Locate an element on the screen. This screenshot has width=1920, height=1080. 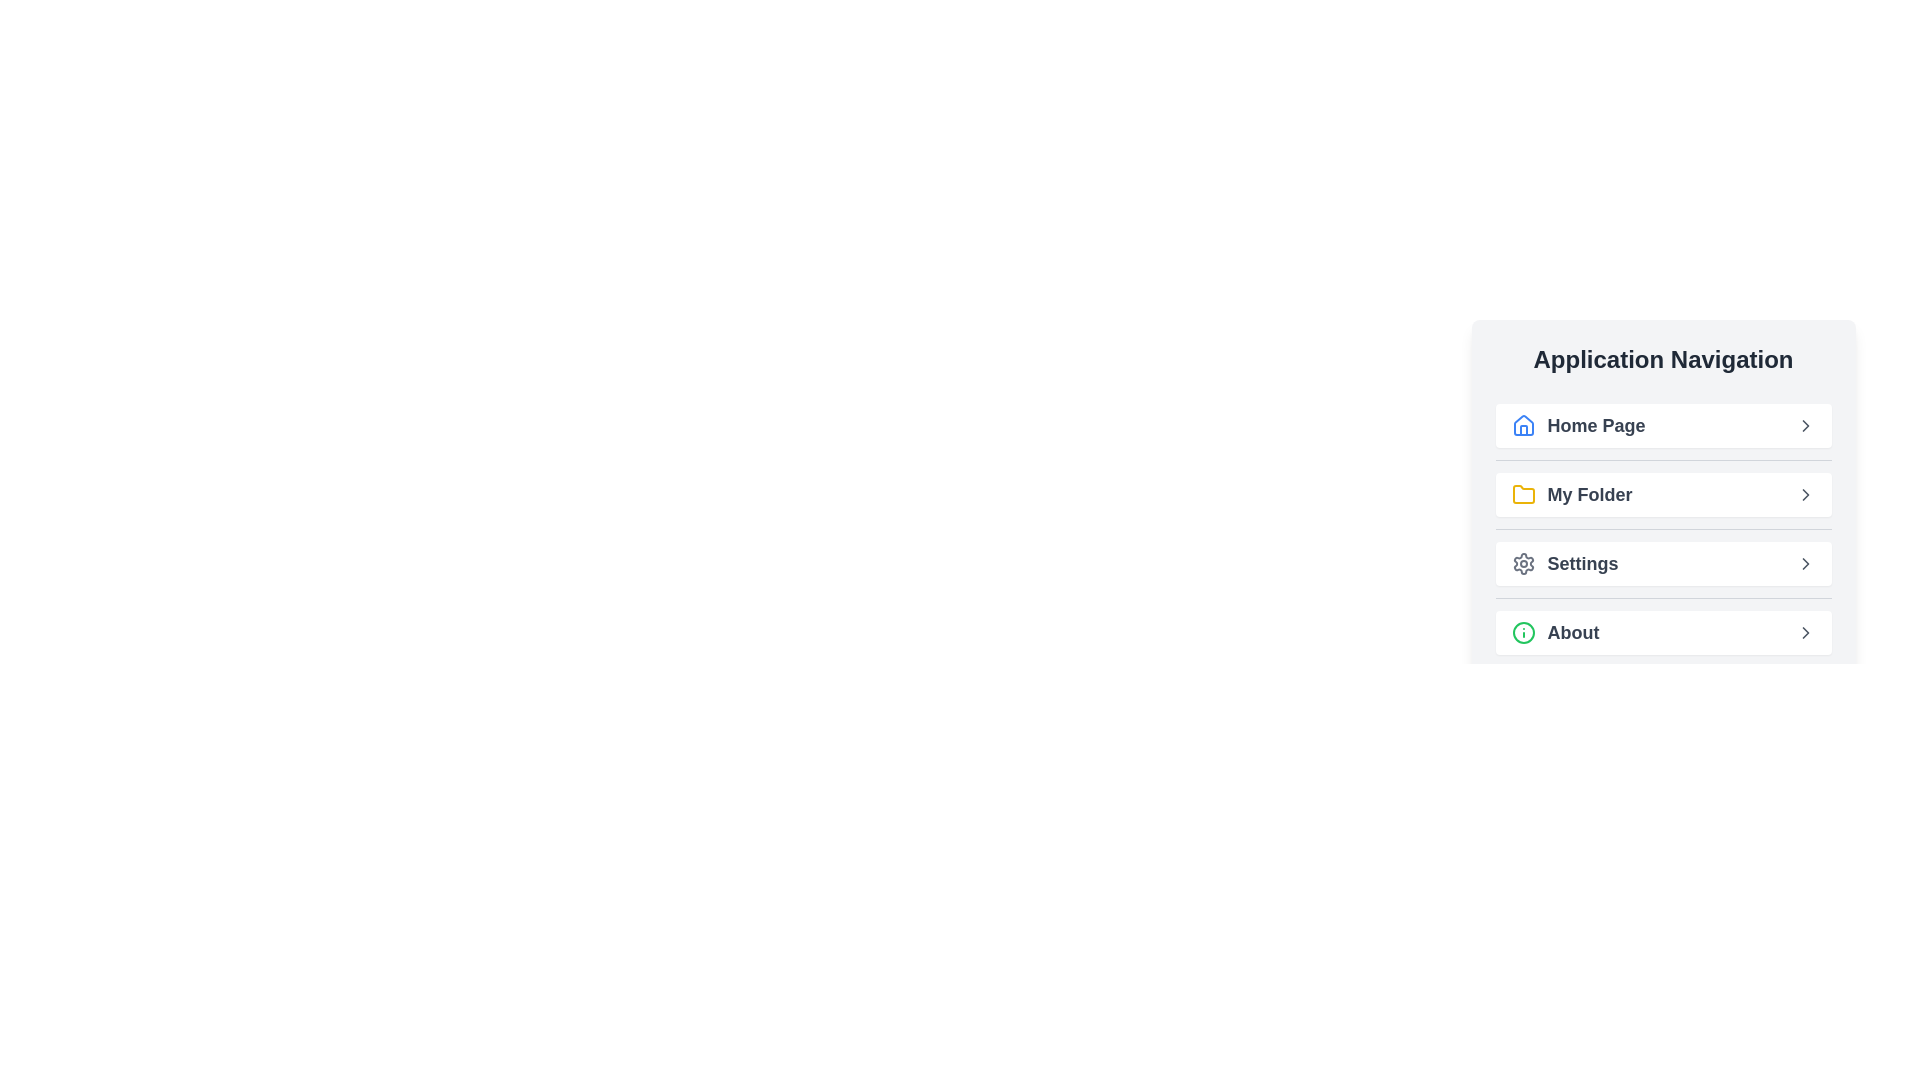
the 'Settings' button, which features a gear icon and is the third item in the Application Navigation menu, located between 'My Folder' and 'About.' is located at coordinates (1563, 563).